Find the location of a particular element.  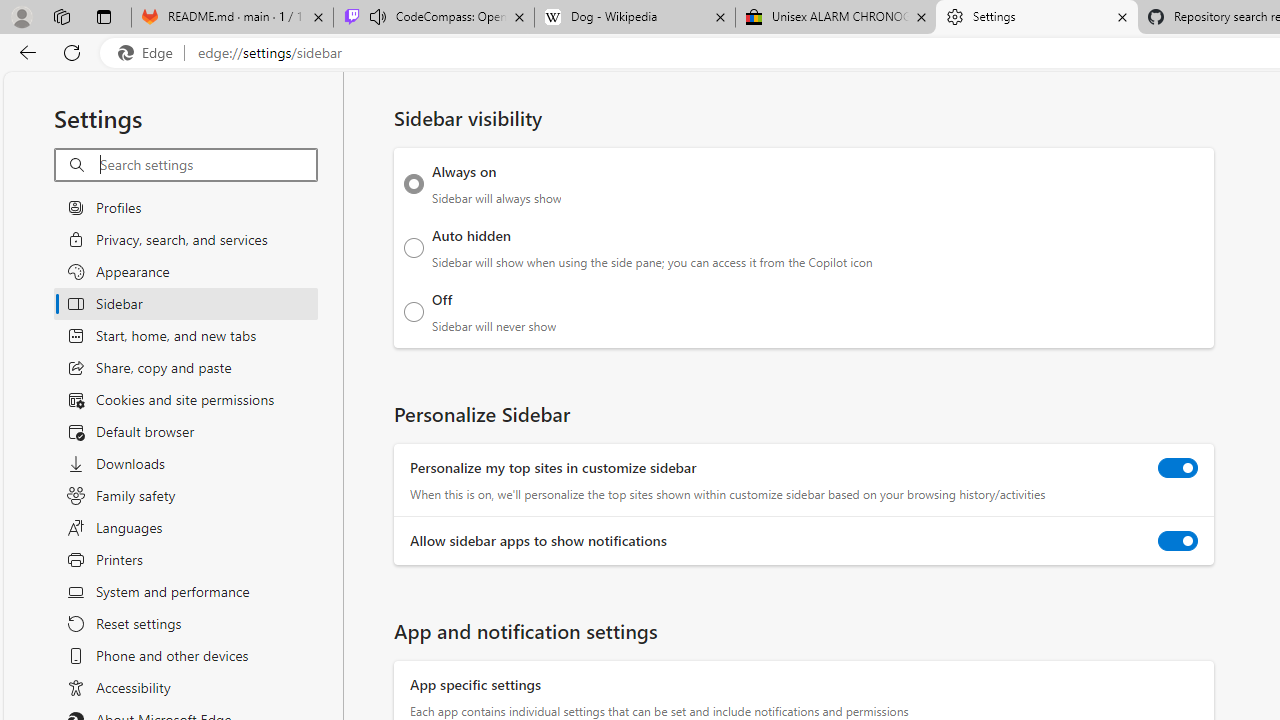

'Dog - Wikipedia' is located at coordinates (633, 17).